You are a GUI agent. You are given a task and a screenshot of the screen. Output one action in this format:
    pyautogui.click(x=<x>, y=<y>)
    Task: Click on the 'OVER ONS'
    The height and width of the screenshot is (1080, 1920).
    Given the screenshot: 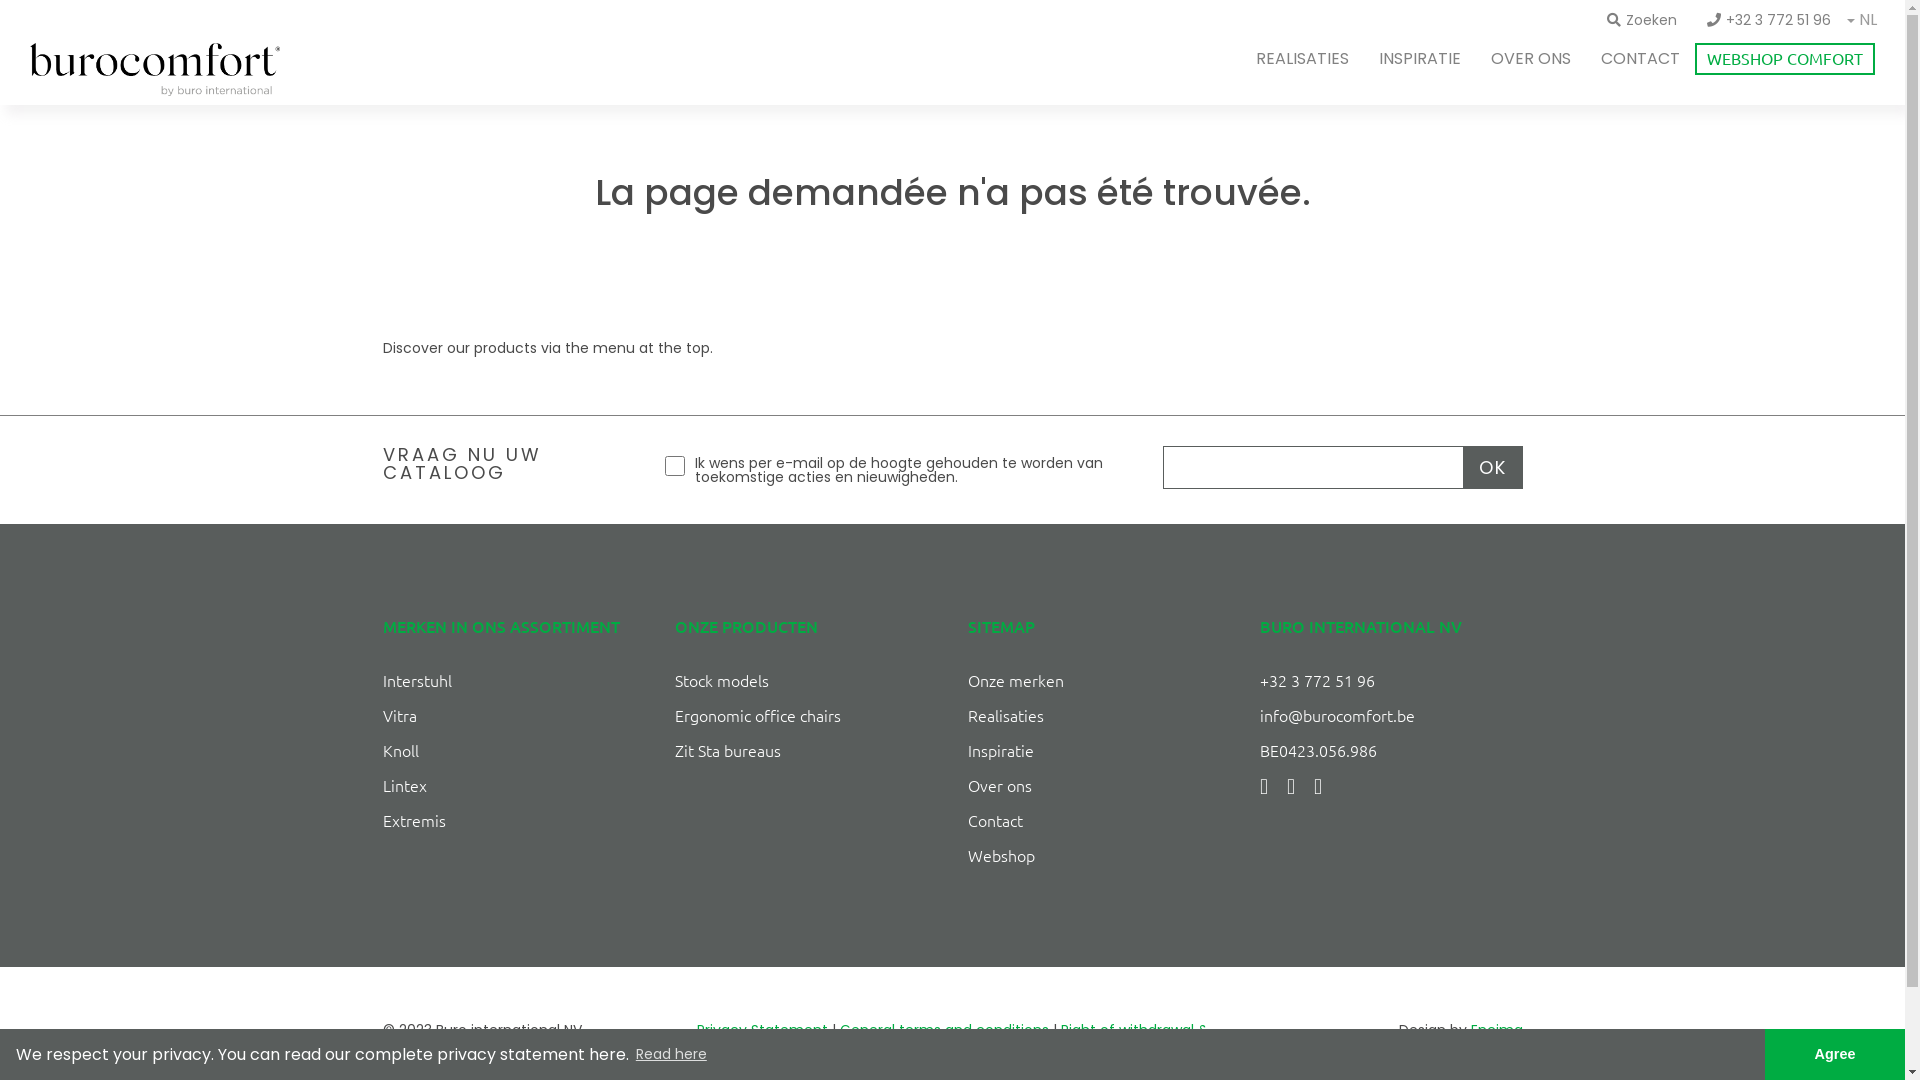 What is the action you would take?
    pyautogui.click(x=1530, y=57)
    